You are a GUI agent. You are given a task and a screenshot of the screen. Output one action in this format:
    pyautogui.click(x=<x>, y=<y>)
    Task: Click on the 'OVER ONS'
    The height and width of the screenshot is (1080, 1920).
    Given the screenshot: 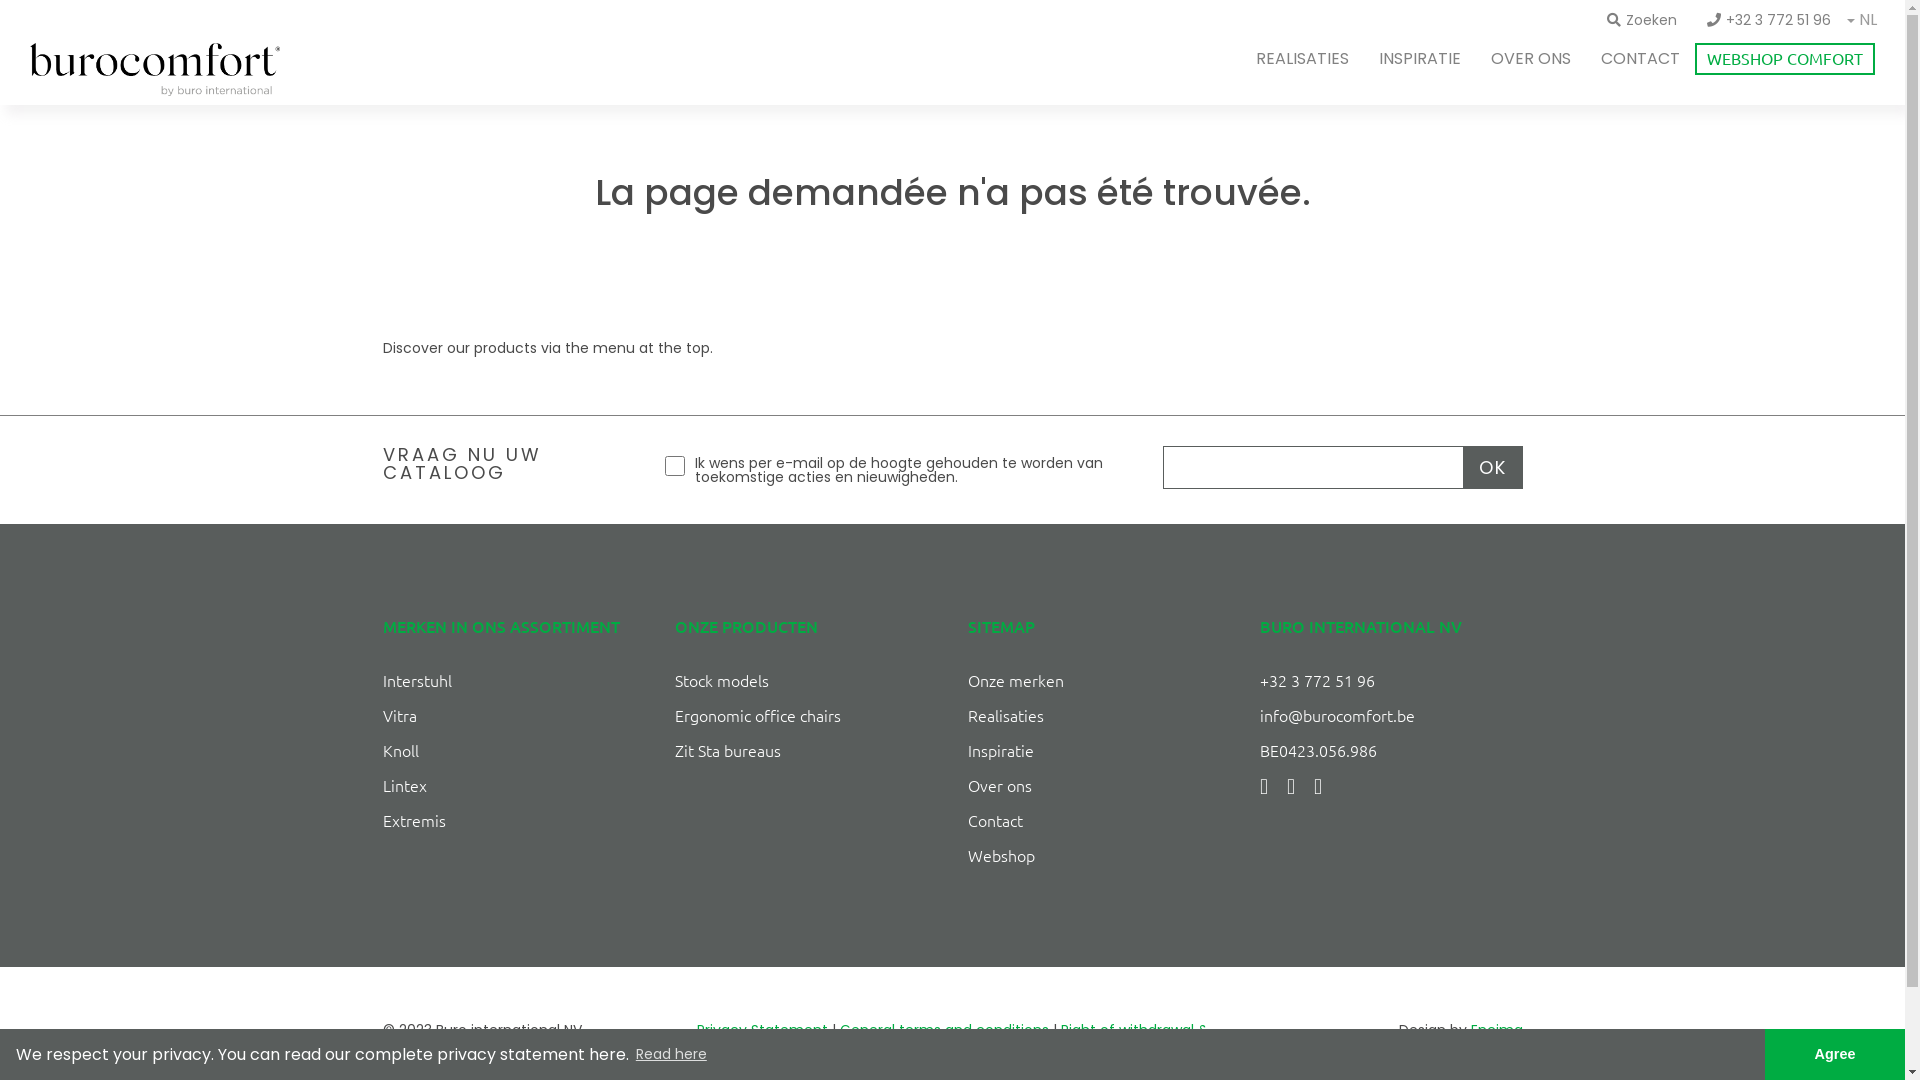 What is the action you would take?
    pyautogui.click(x=1530, y=57)
    